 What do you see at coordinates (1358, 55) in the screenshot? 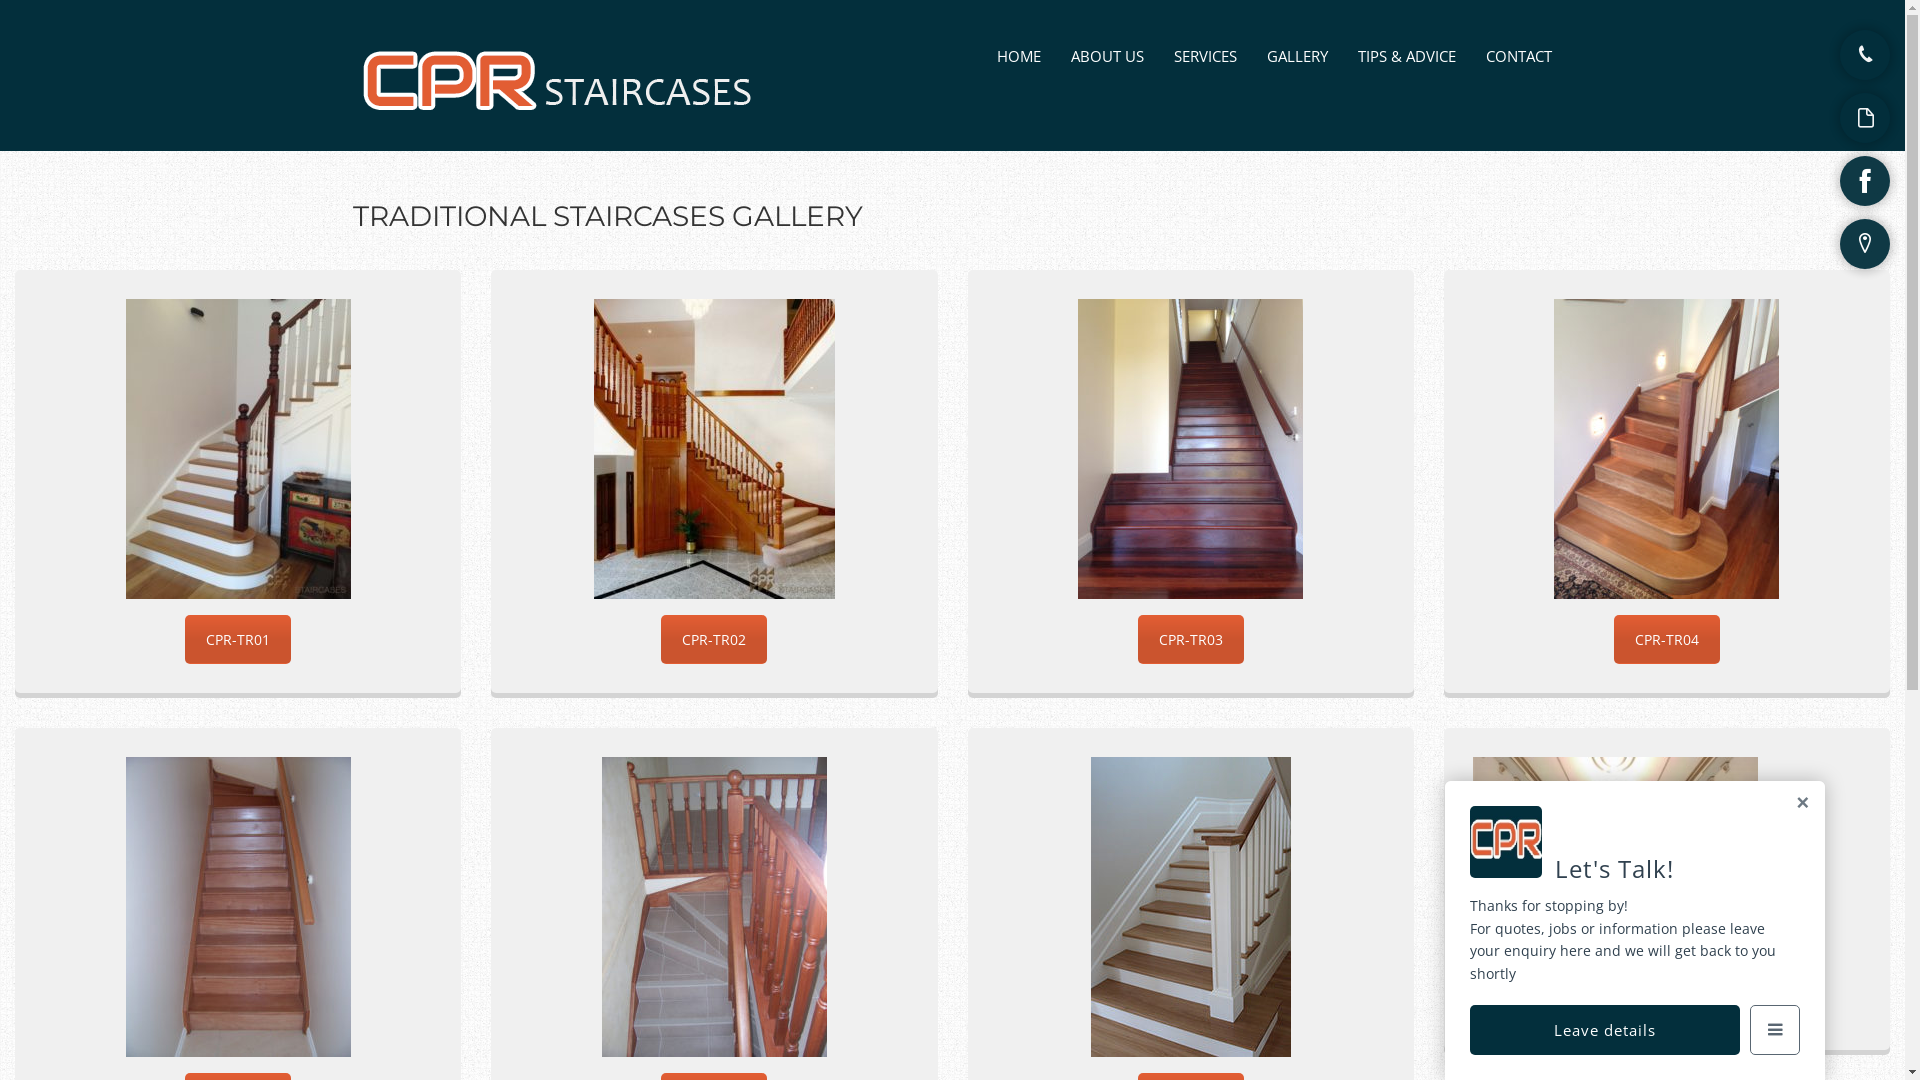
I see `'TIPS & ADVICE'` at bounding box center [1358, 55].